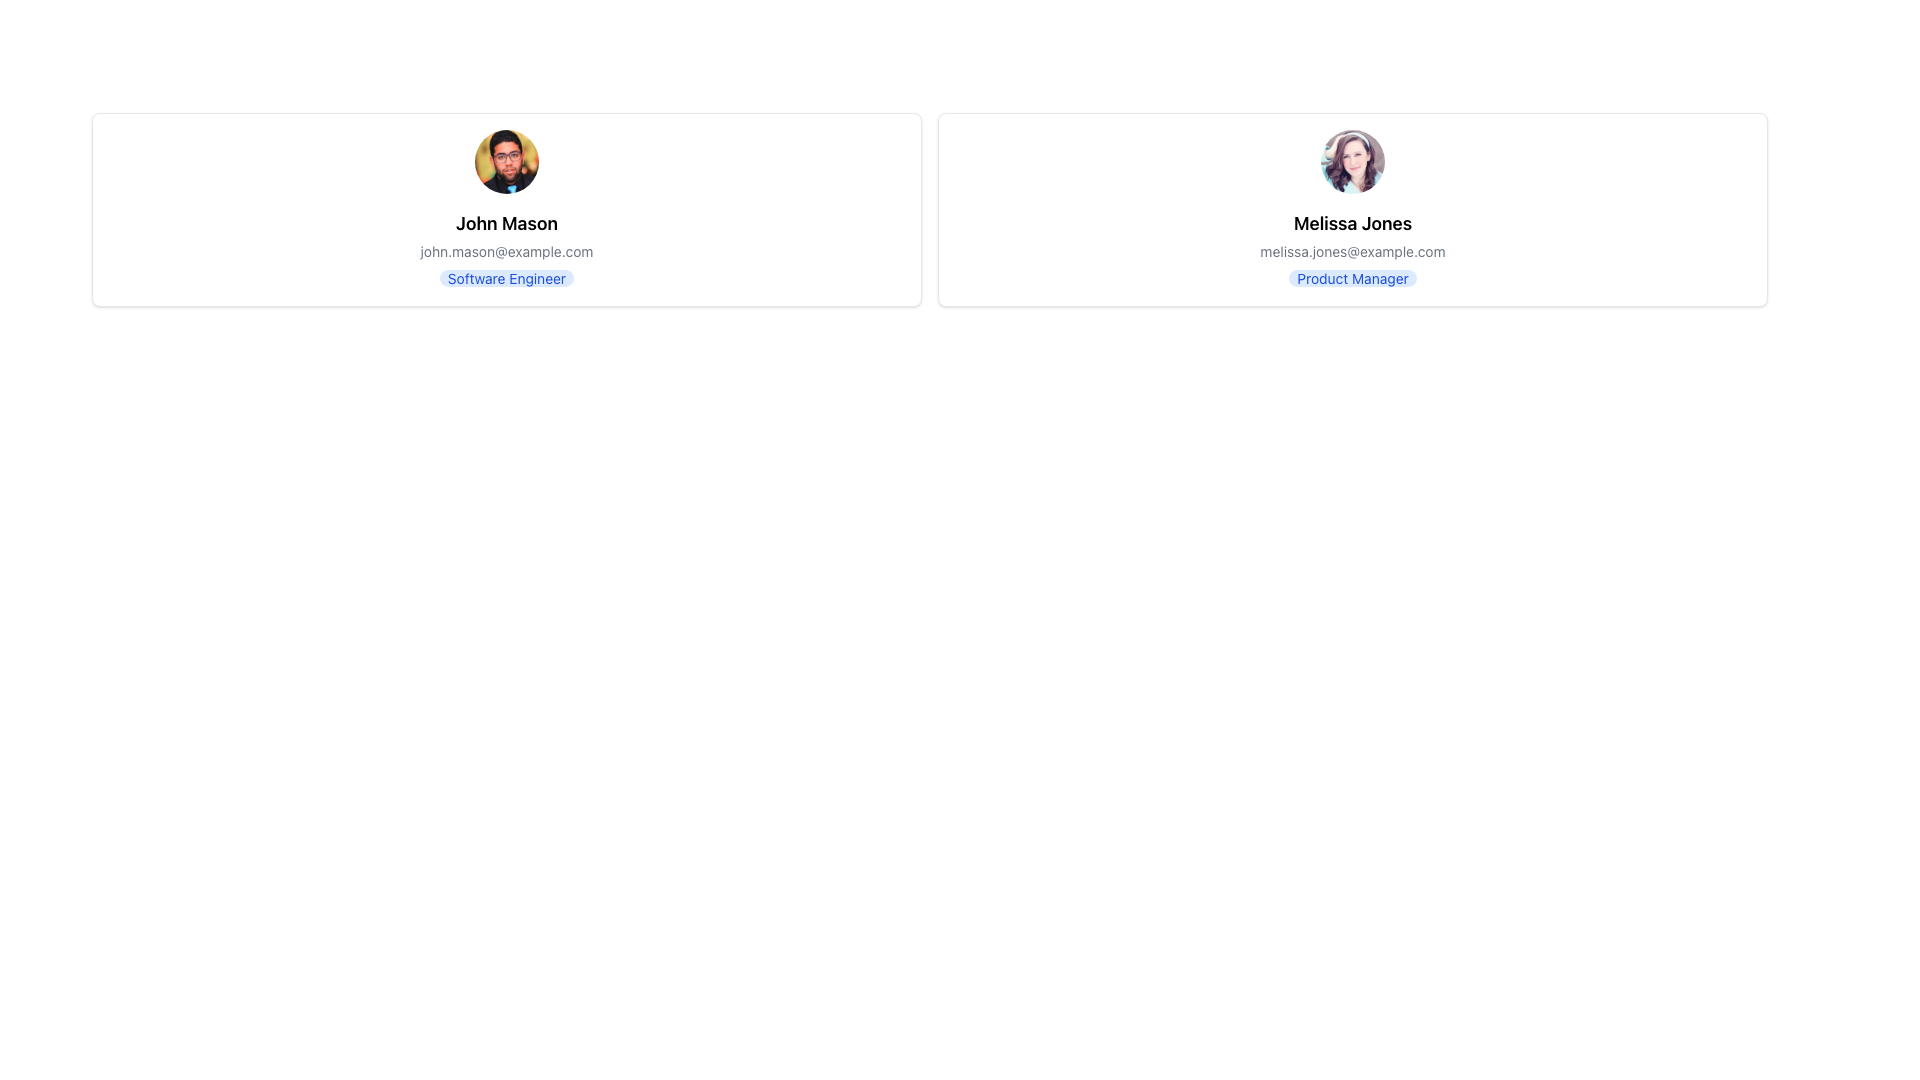 The height and width of the screenshot is (1080, 1920). Describe the element at coordinates (1353, 278) in the screenshot. I see `the label indicating the role 'Product Manager' associated with Melissa Jones's profile information, located below the email 'melissa.jones@example.com'` at that location.